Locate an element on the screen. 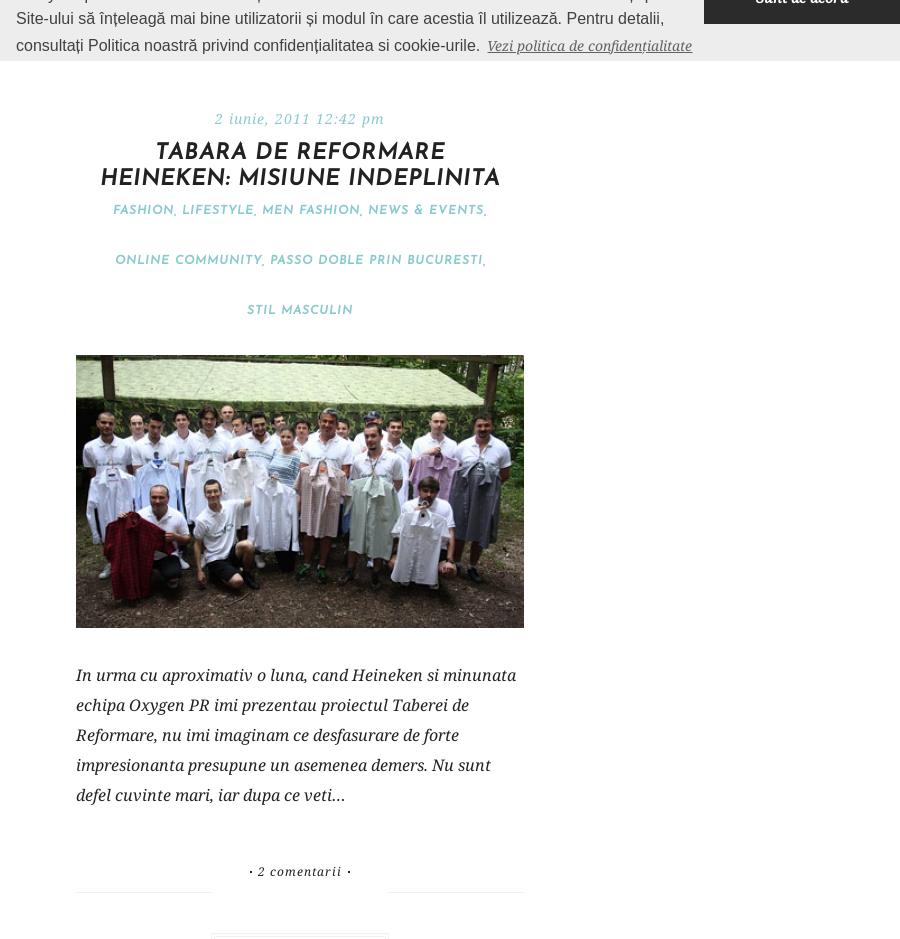  'Fashion' is located at coordinates (143, 209).